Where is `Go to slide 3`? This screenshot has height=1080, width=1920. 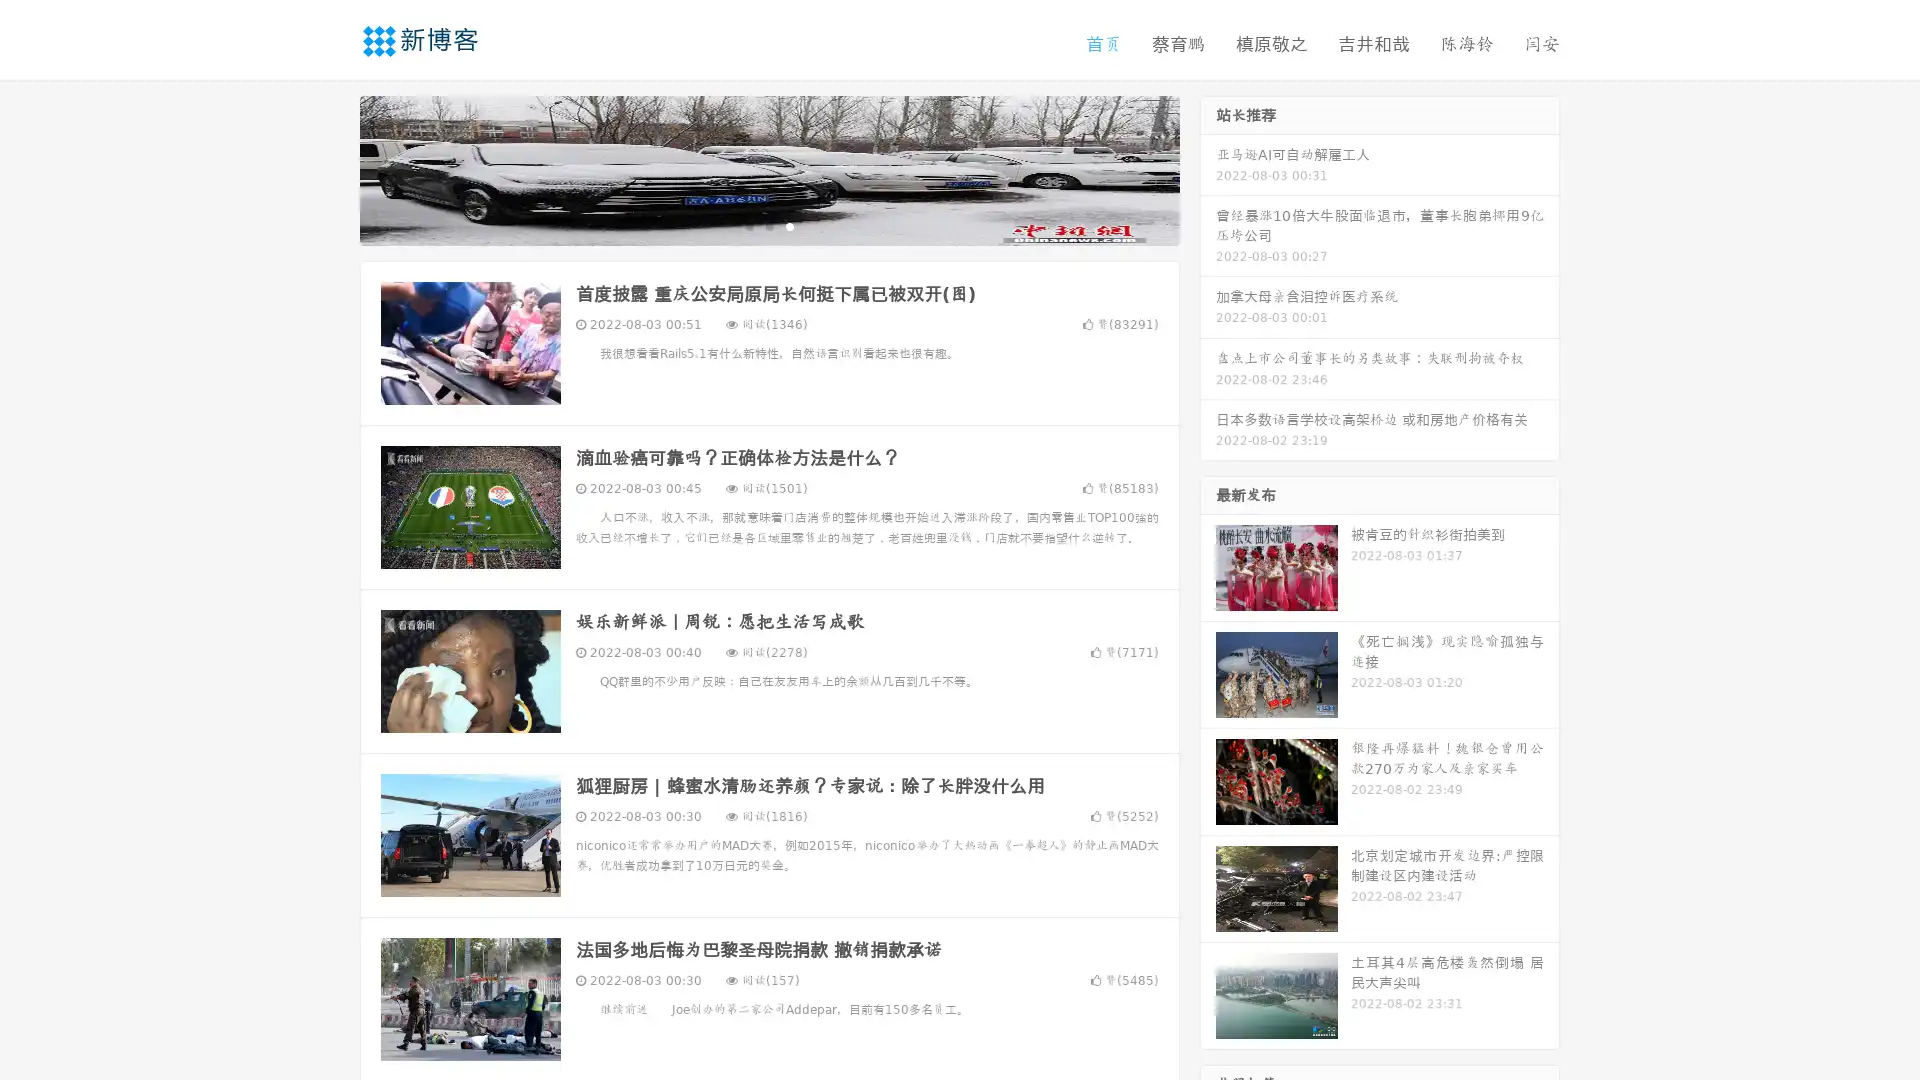
Go to slide 3 is located at coordinates (789, 225).